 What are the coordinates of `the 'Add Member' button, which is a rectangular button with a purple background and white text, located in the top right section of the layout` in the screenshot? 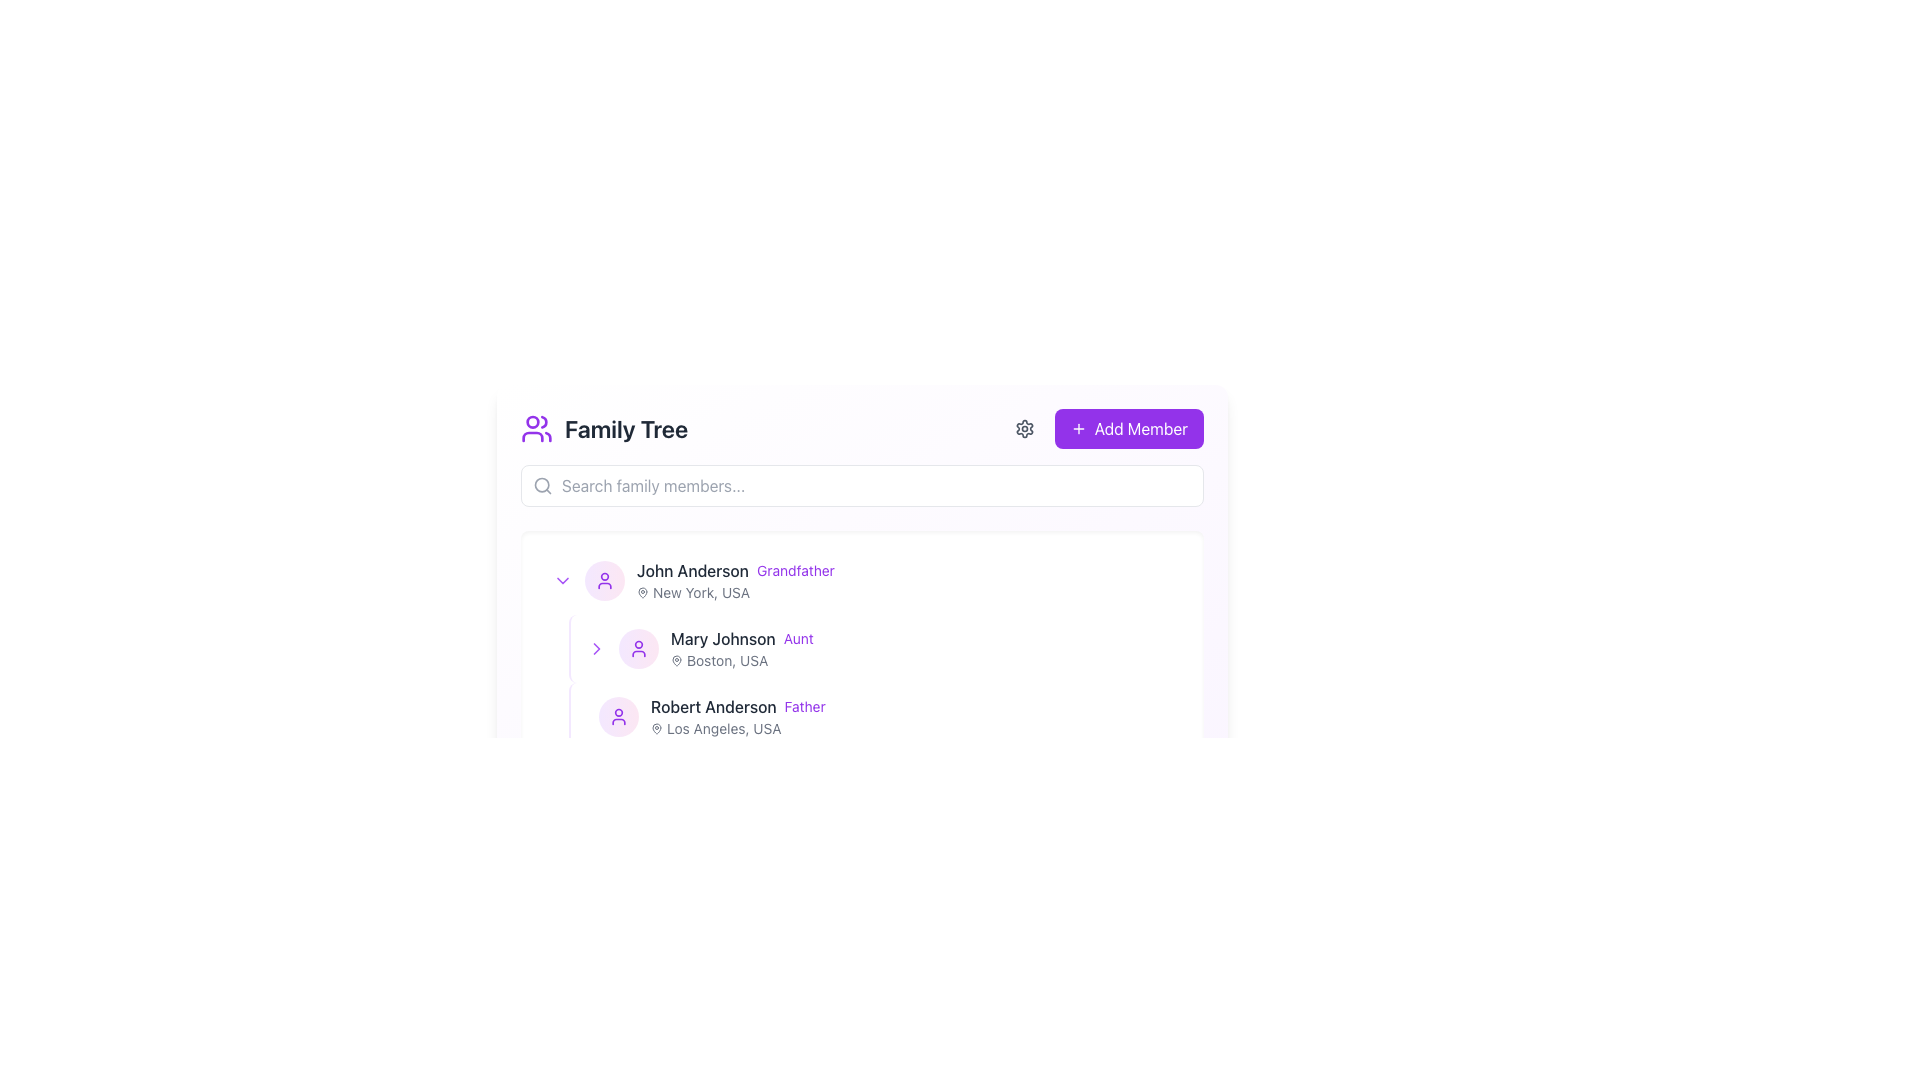 It's located at (1104, 427).